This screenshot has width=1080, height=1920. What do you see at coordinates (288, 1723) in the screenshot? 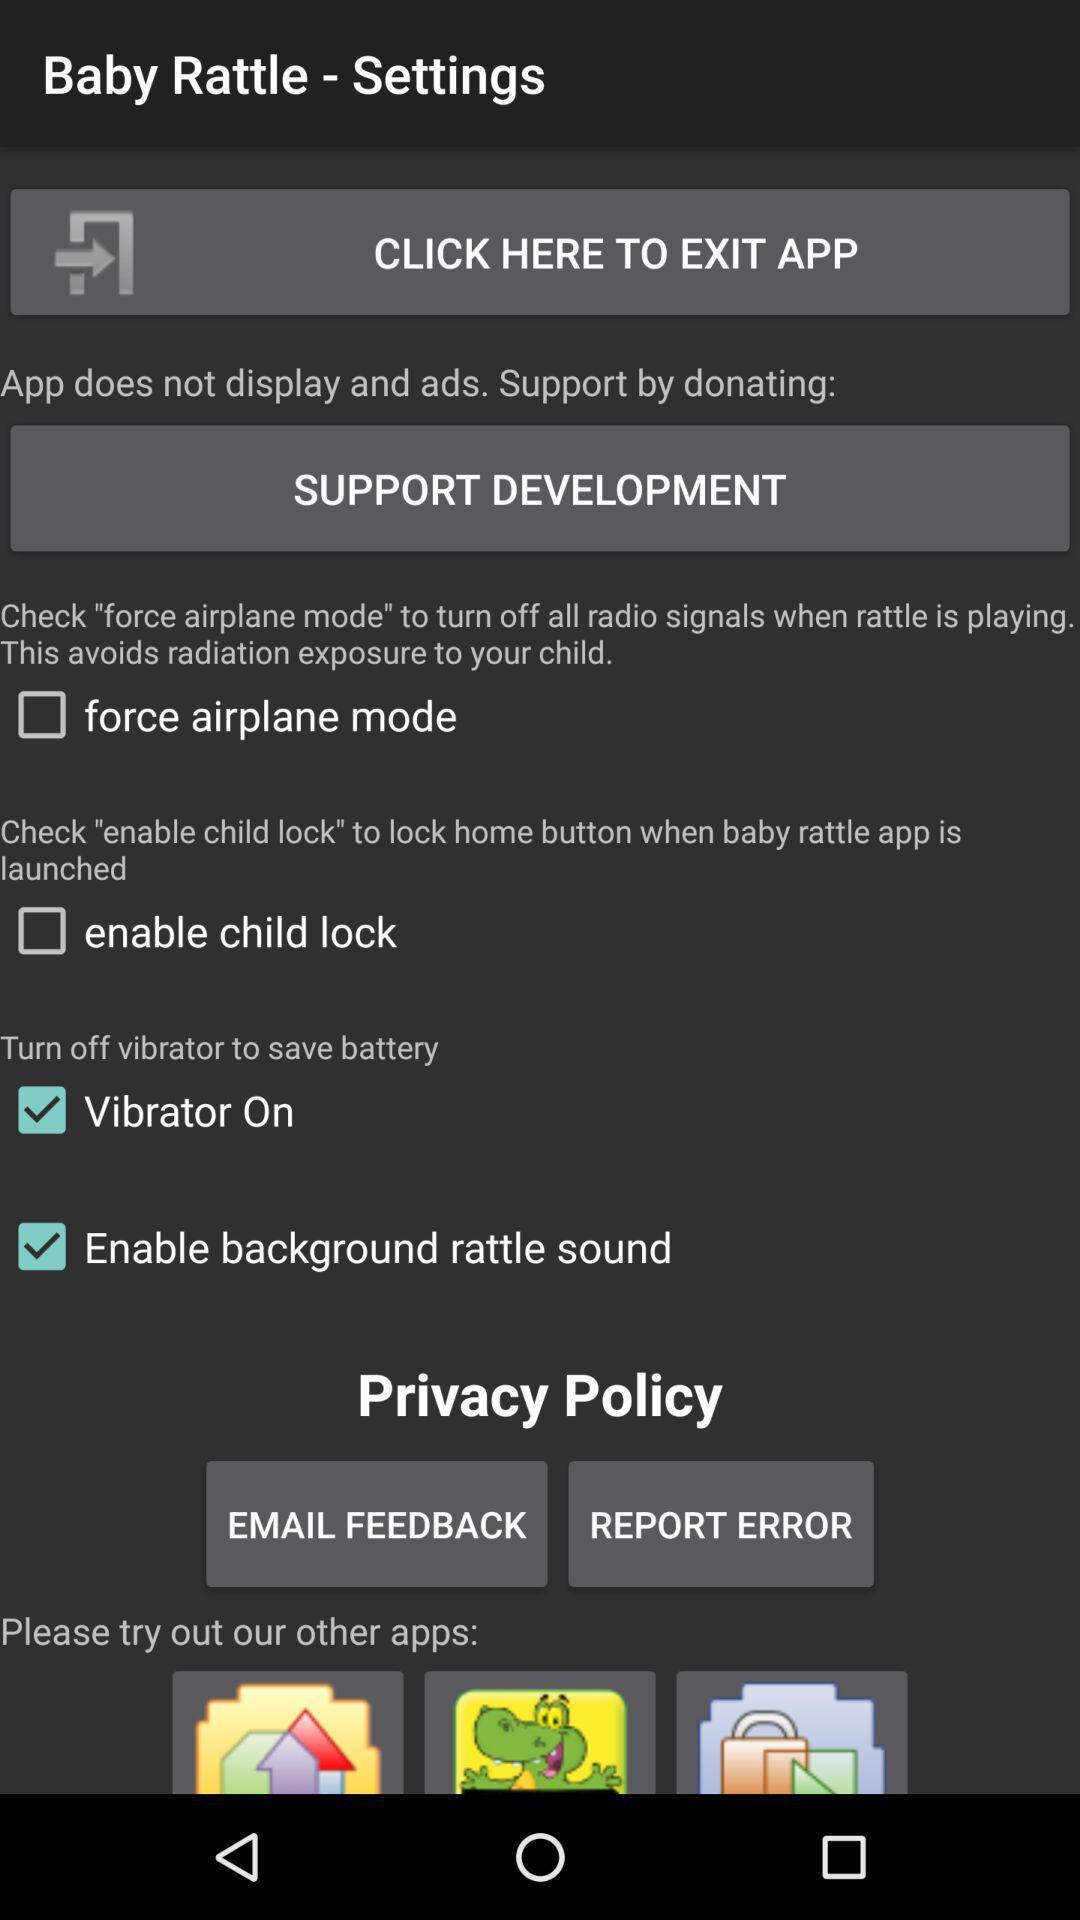
I see `the wallpaper icon` at bounding box center [288, 1723].